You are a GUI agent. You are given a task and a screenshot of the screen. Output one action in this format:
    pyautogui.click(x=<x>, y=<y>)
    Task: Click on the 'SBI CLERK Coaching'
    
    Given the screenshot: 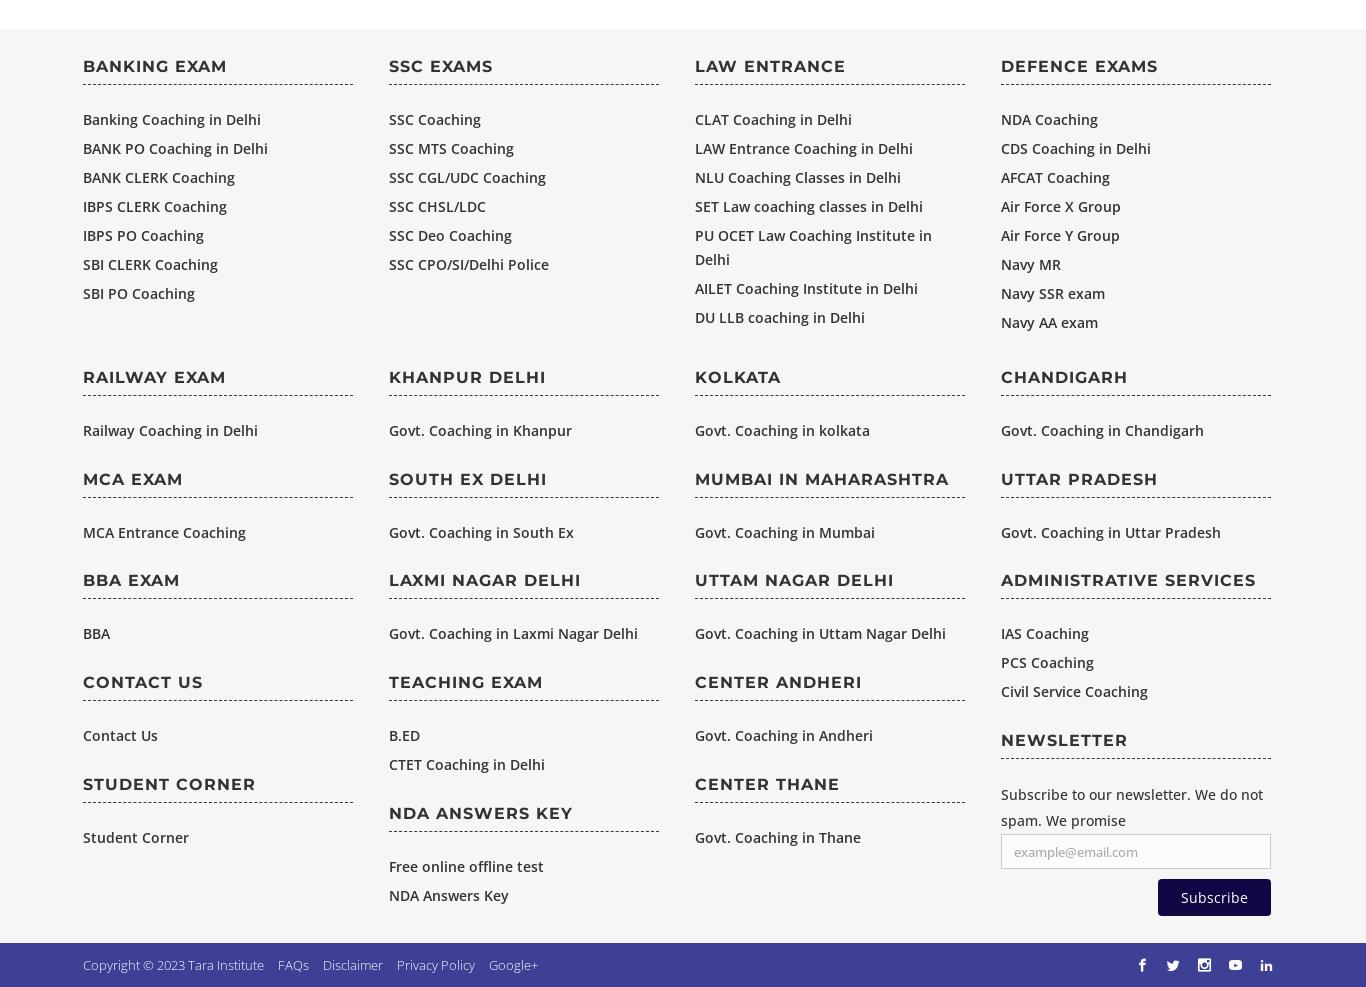 What is the action you would take?
    pyautogui.click(x=149, y=263)
    